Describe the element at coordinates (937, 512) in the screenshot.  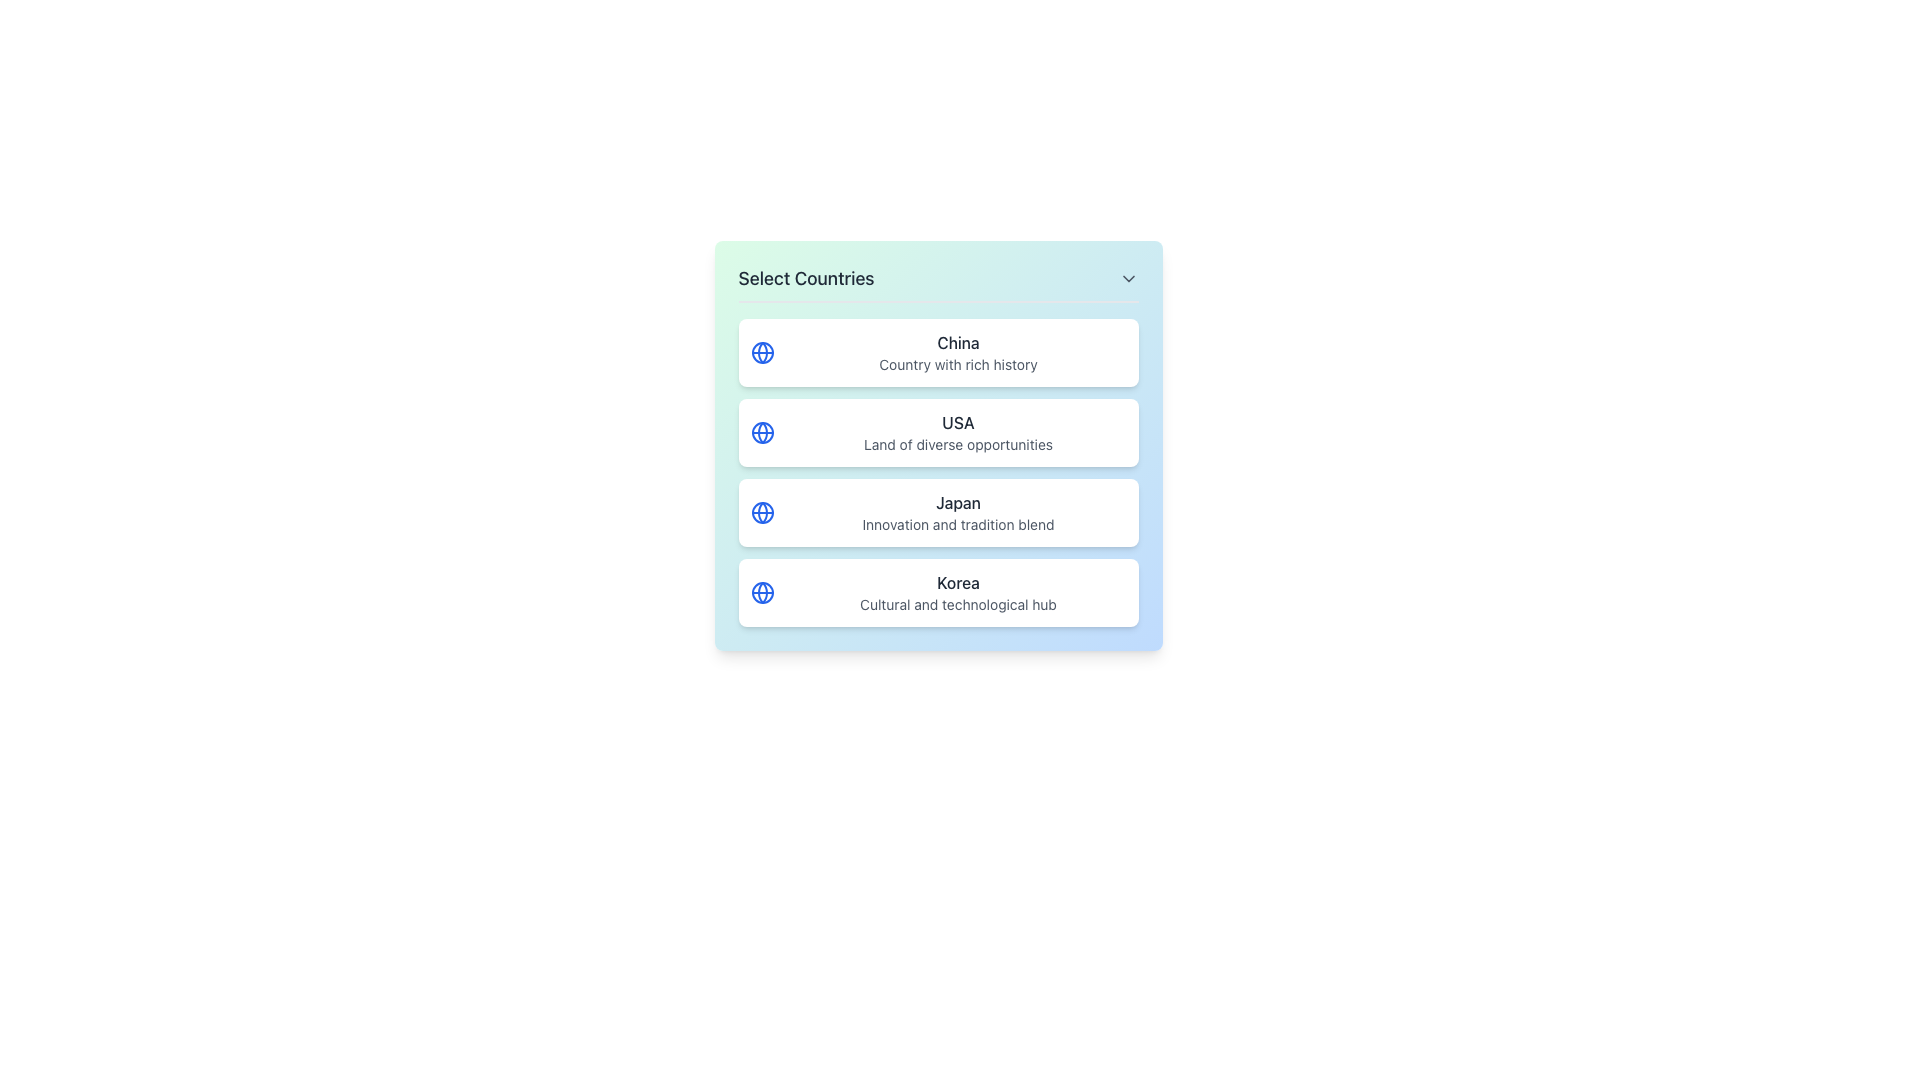
I see `the selectable card displaying 'Japan' with a globe icon, which is the third option in the 'Select Countries' layout` at that location.